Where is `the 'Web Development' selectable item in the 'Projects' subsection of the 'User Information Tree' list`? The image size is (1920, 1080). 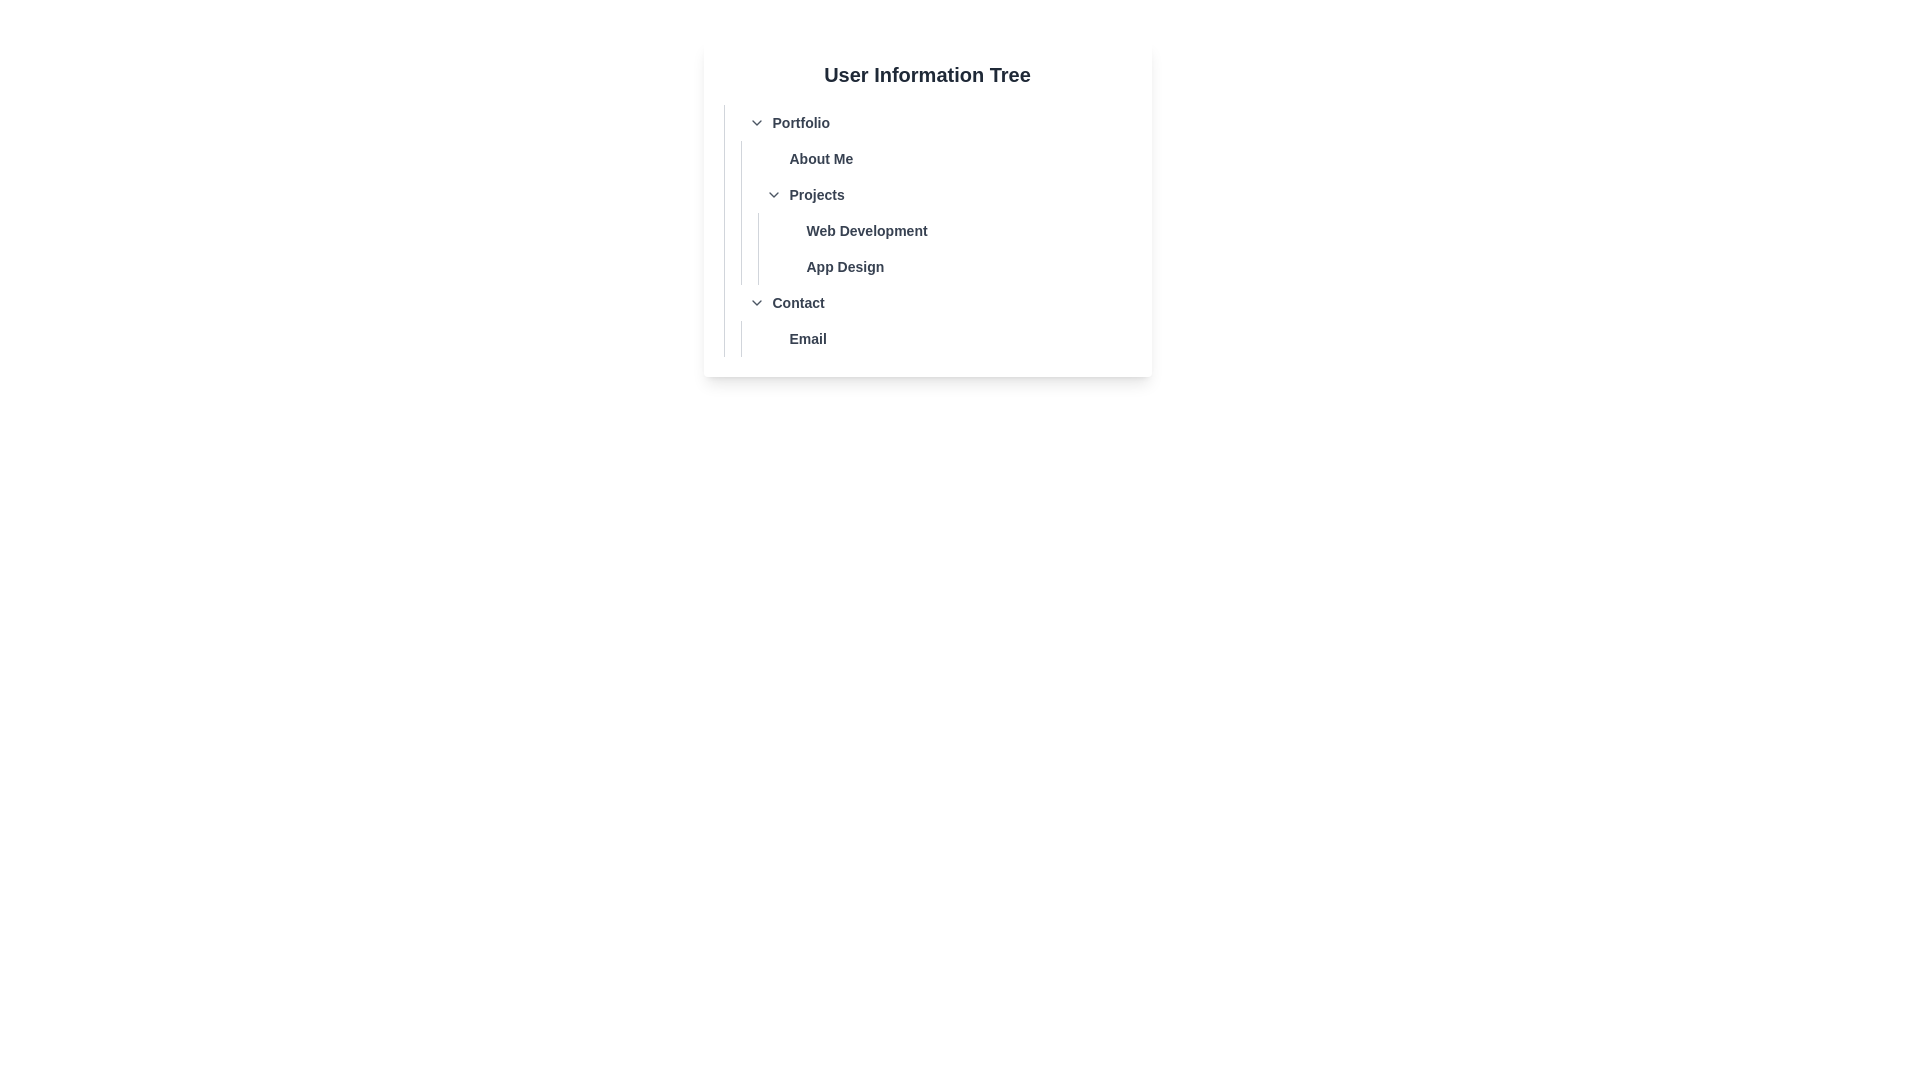 the 'Web Development' selectable item in the 'Projects' subsection of the 'User Information Tree' list is located at coordinates (926, 230).